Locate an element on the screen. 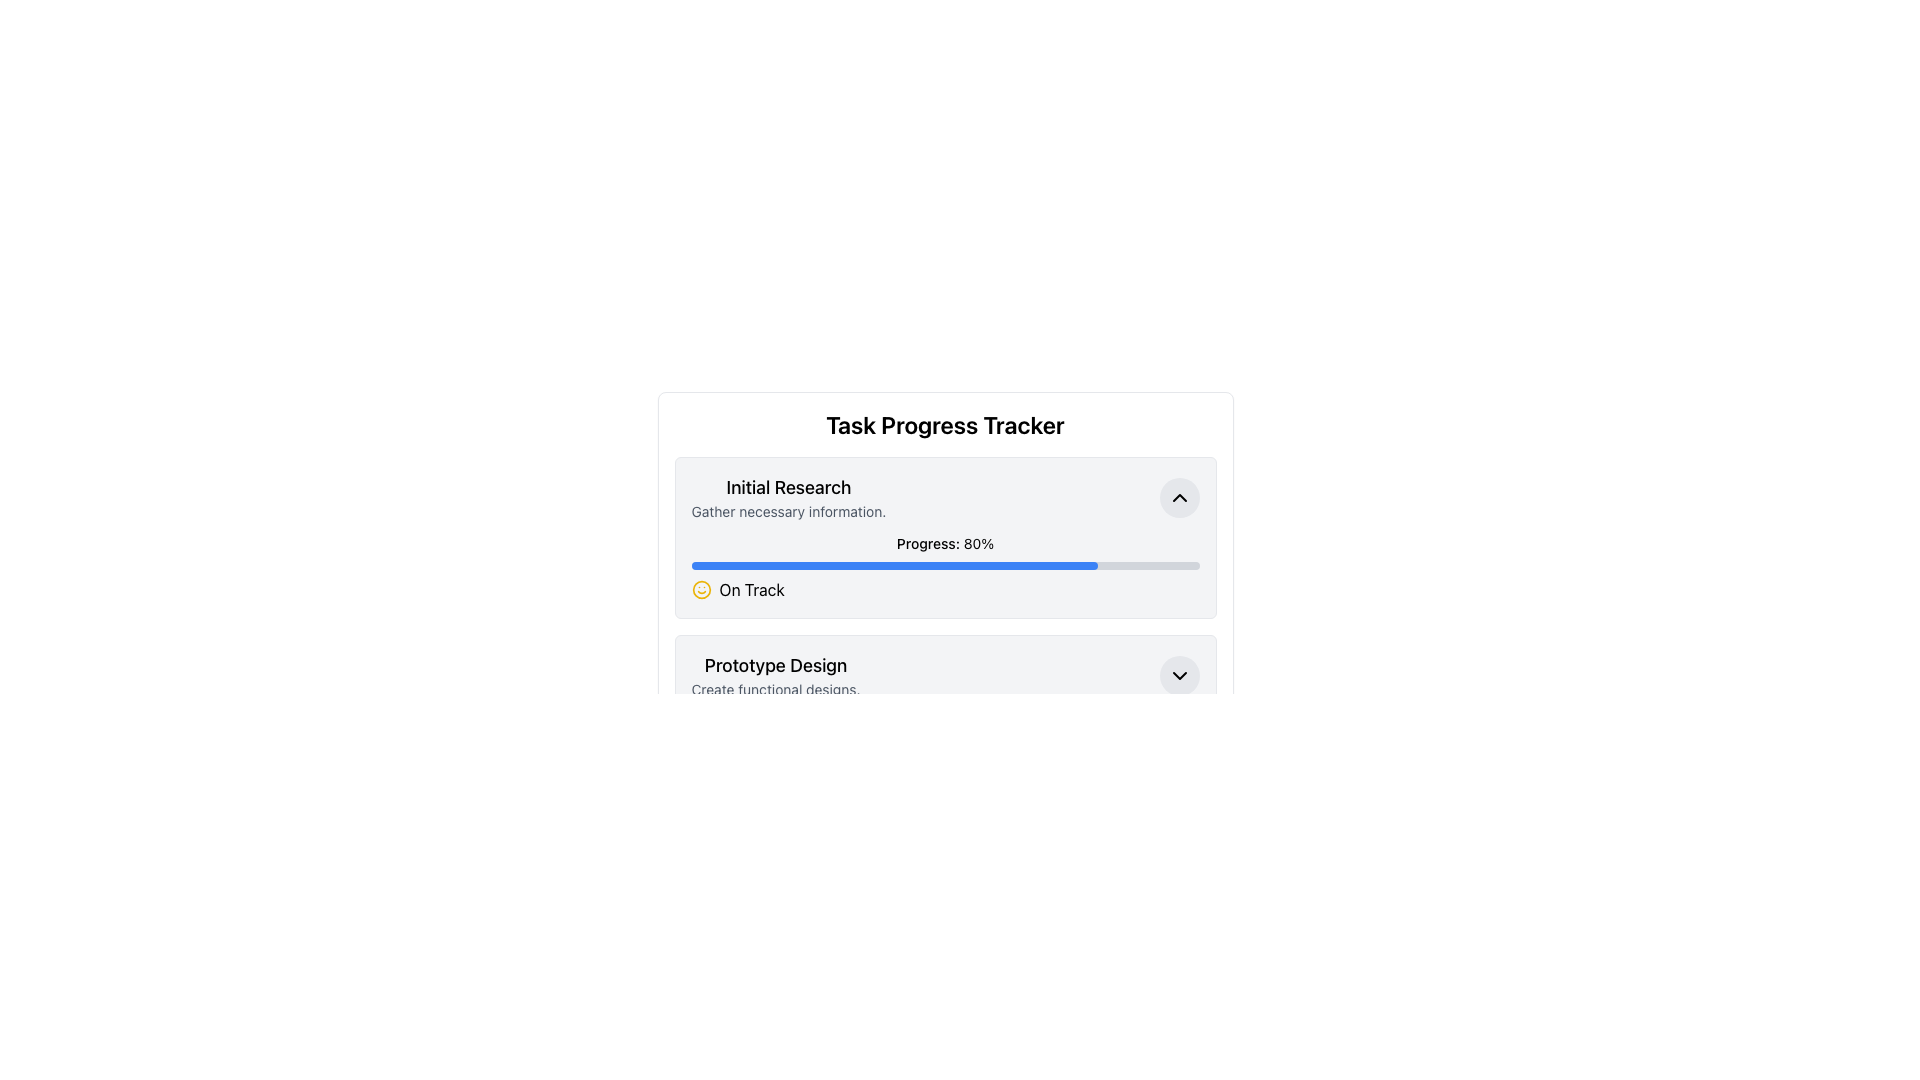  the downward pointing chevron icon button with a light gray background, which is located to the far right in the row with the text 'Prototype Design' and 'Create functional designs.' This button toggles the section is located at coordinates (1179, 675).